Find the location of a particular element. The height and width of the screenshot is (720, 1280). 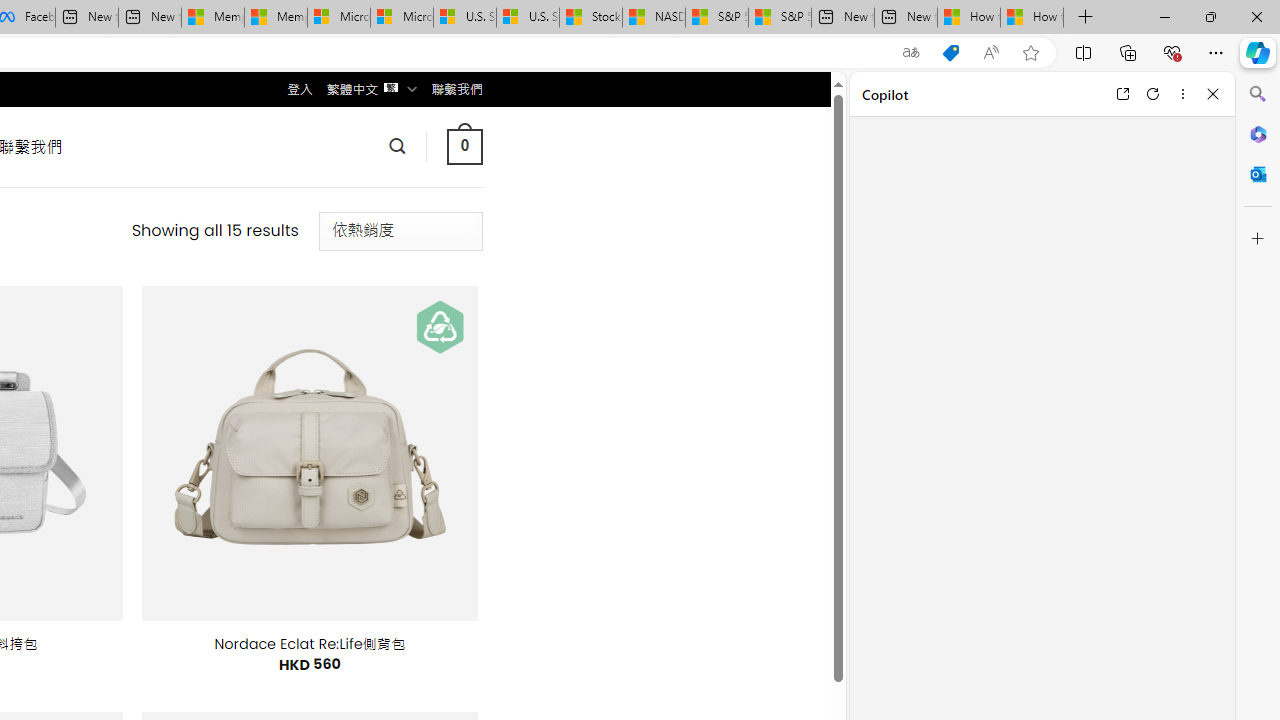

'Open link in new tab' is located at coordinates (1122, 93).